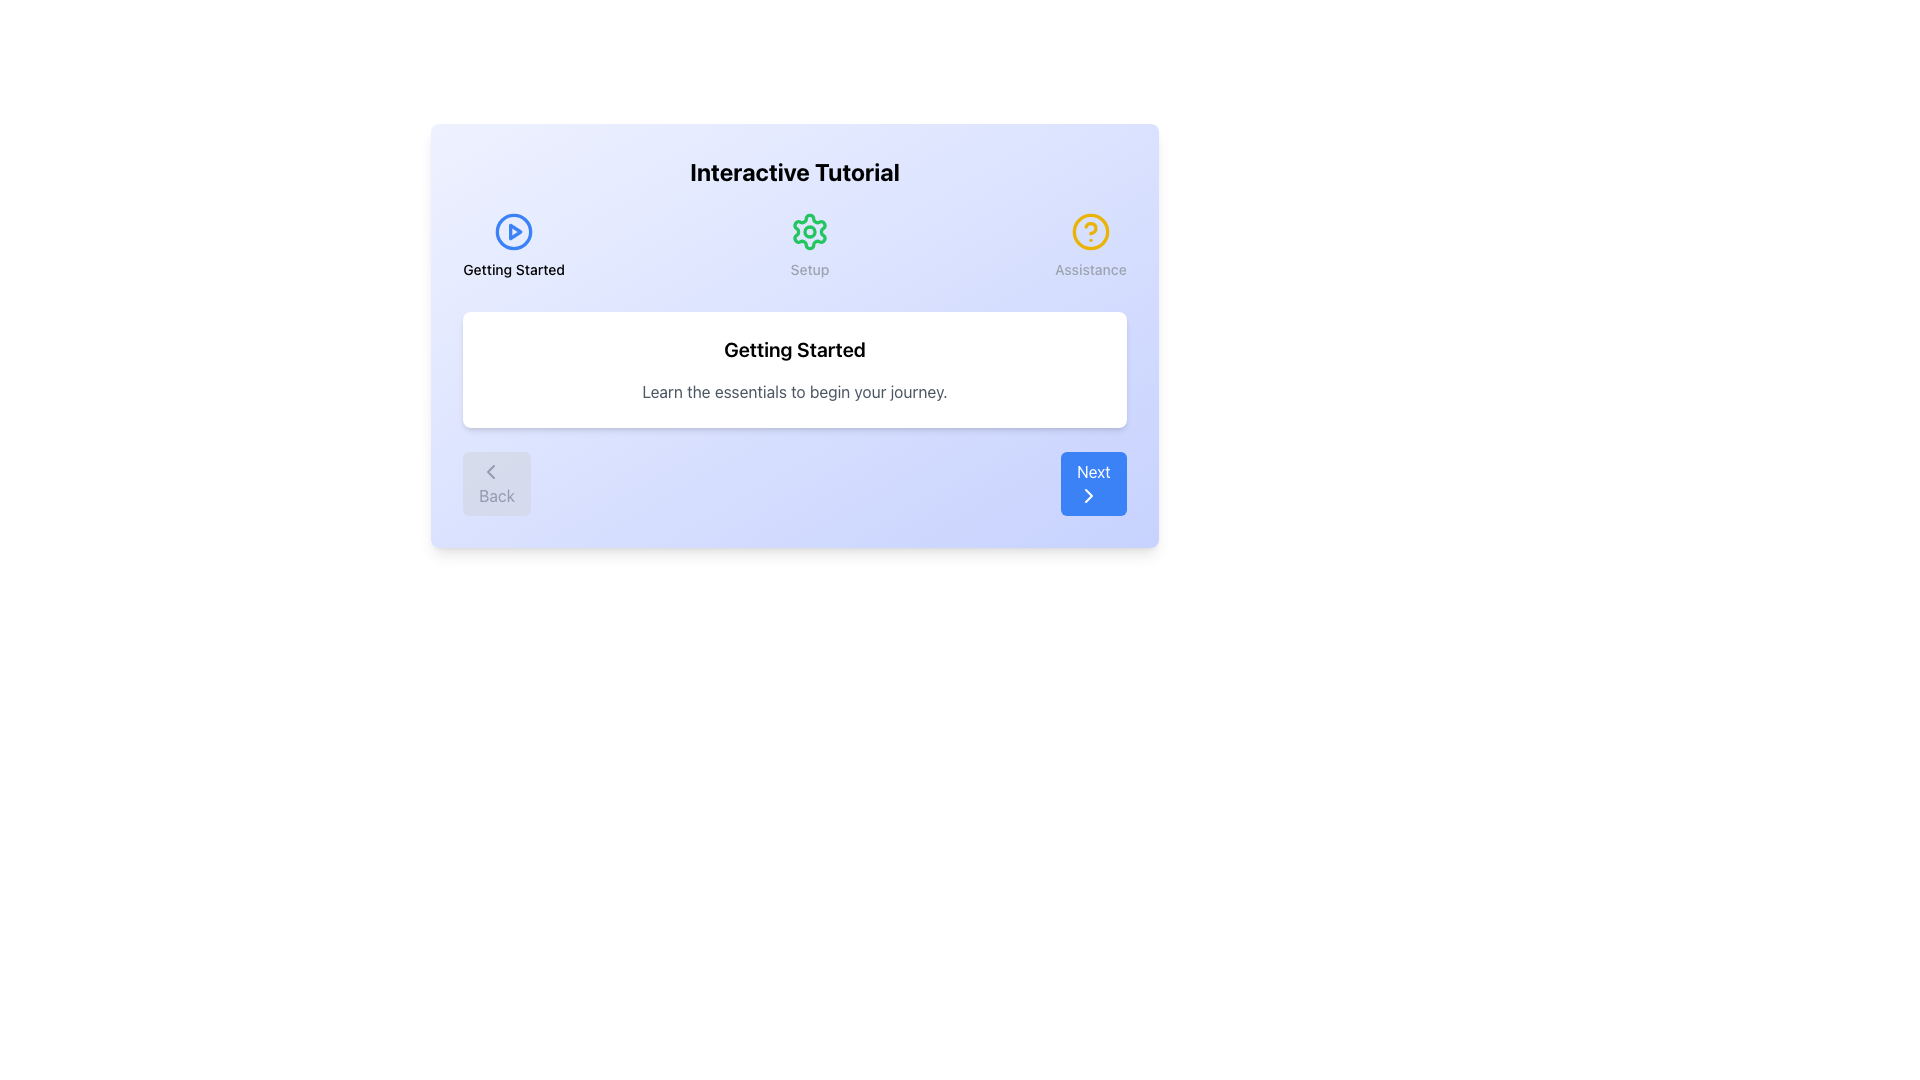 The width and height of the screenshot is (1920, 1080). I want to click on the Text Label that describes the start of a process, situated below the circular play icon in the top-left quadrant of the interface, so click(514, 270).